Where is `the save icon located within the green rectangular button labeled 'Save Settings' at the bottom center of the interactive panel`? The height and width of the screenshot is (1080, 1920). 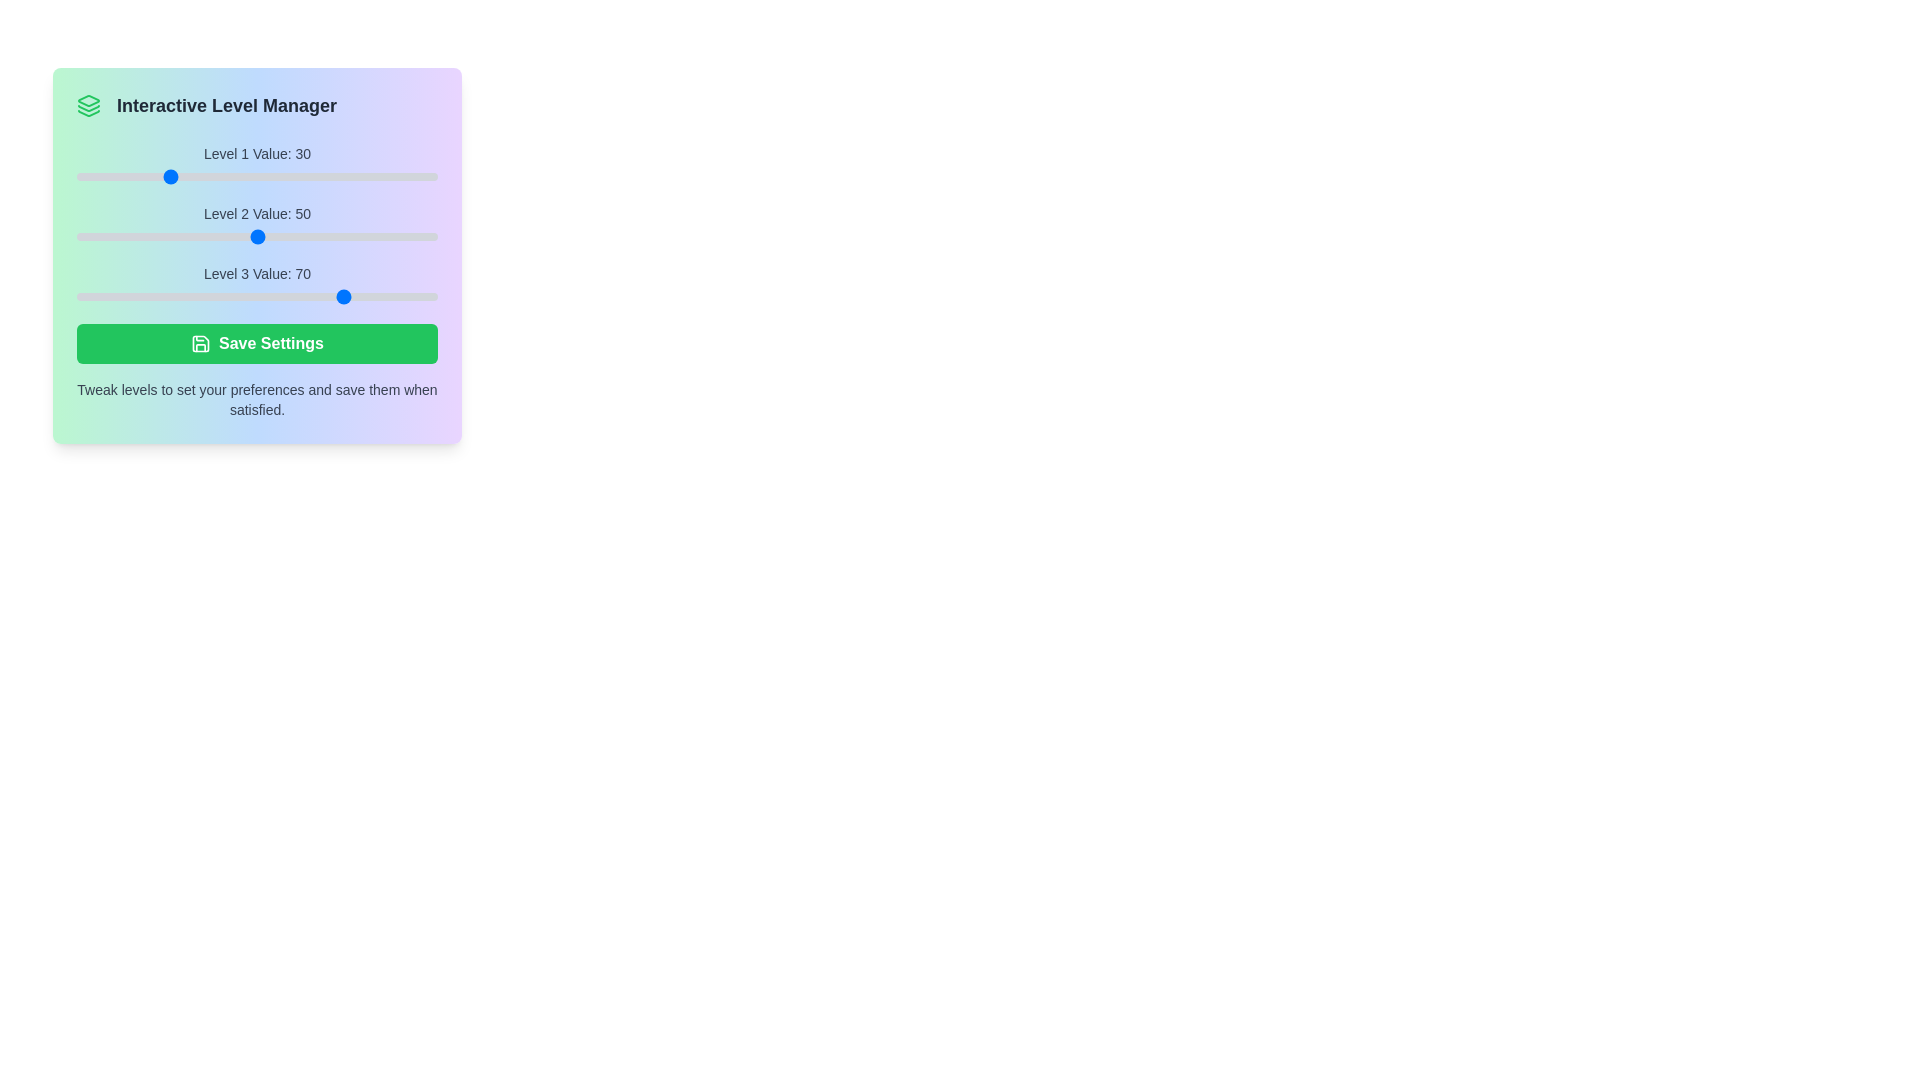
the save icon located within the green rectangular button labeled 'Save Settings' at the bottom center of the interactive panel is located at coordinates (201, 342).